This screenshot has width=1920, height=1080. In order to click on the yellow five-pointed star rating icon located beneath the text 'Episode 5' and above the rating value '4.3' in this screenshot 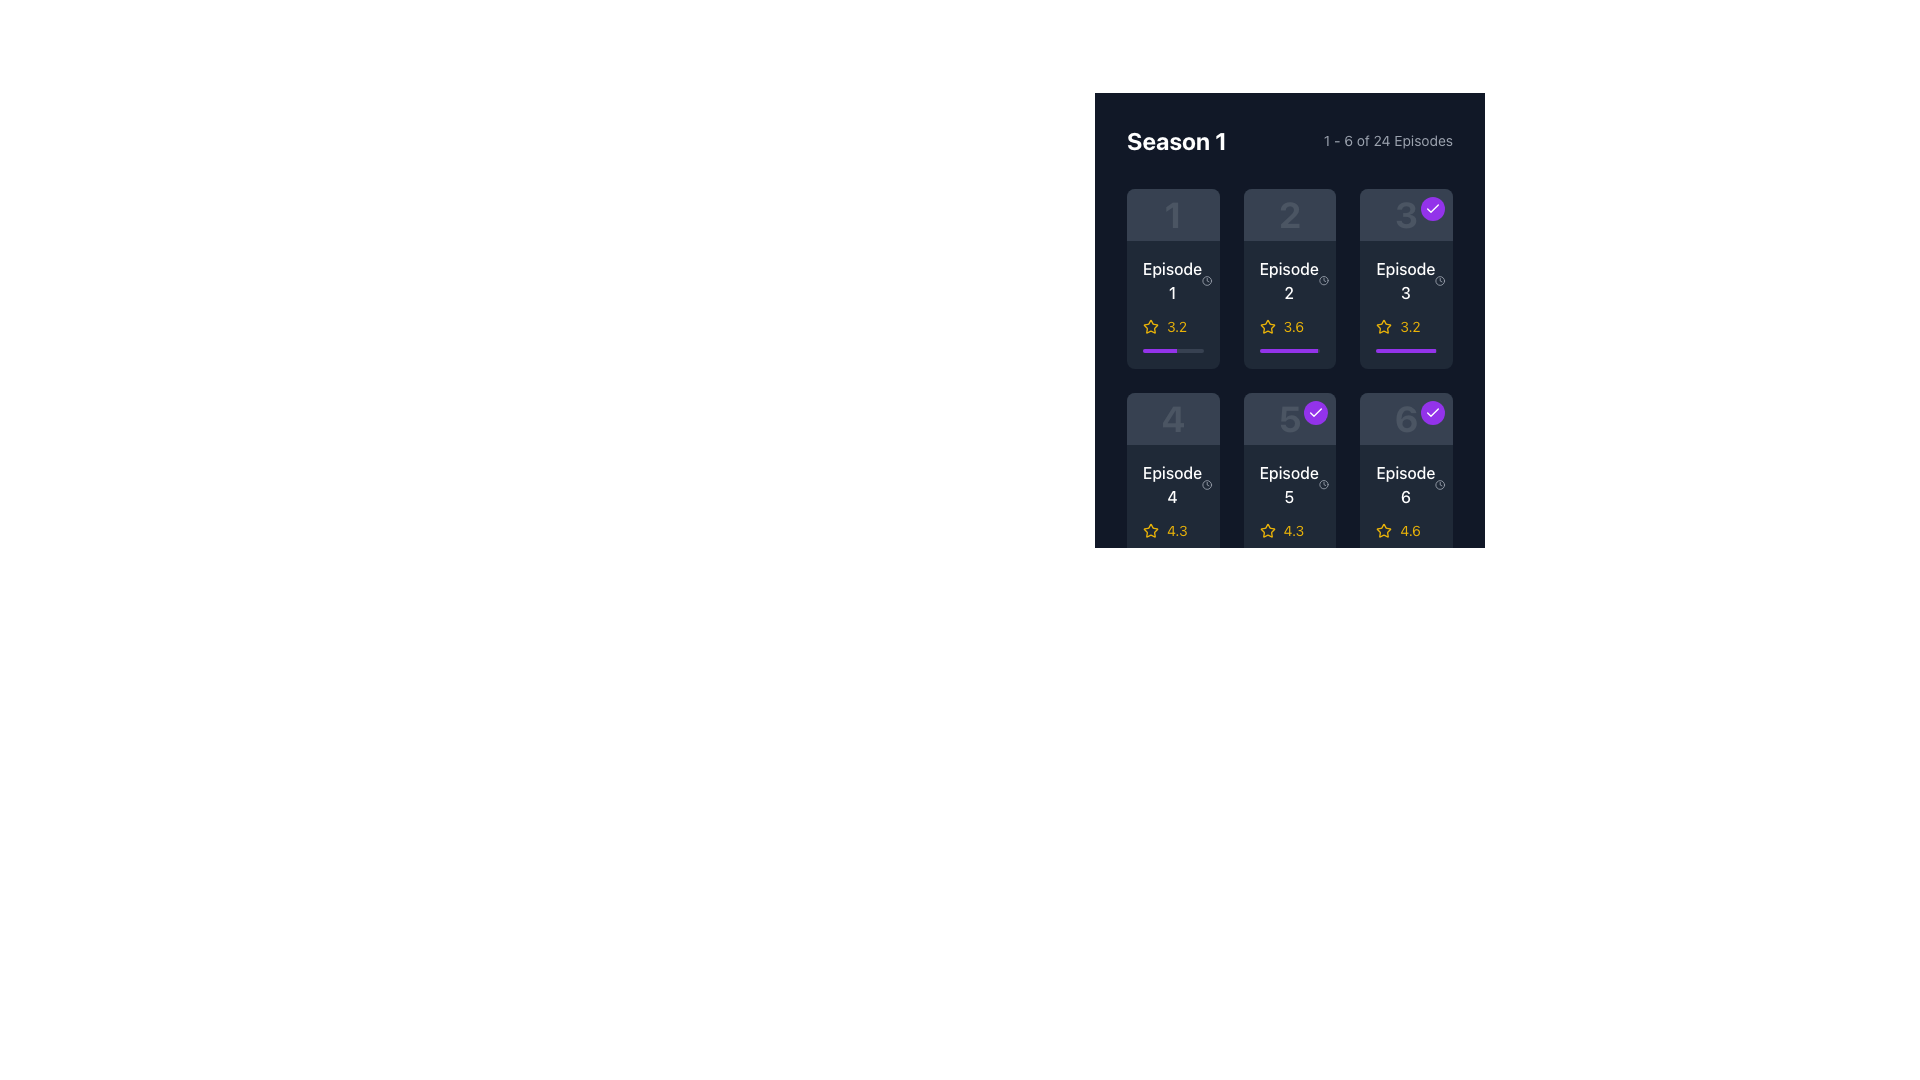, I will do `click(1266, 529)`.